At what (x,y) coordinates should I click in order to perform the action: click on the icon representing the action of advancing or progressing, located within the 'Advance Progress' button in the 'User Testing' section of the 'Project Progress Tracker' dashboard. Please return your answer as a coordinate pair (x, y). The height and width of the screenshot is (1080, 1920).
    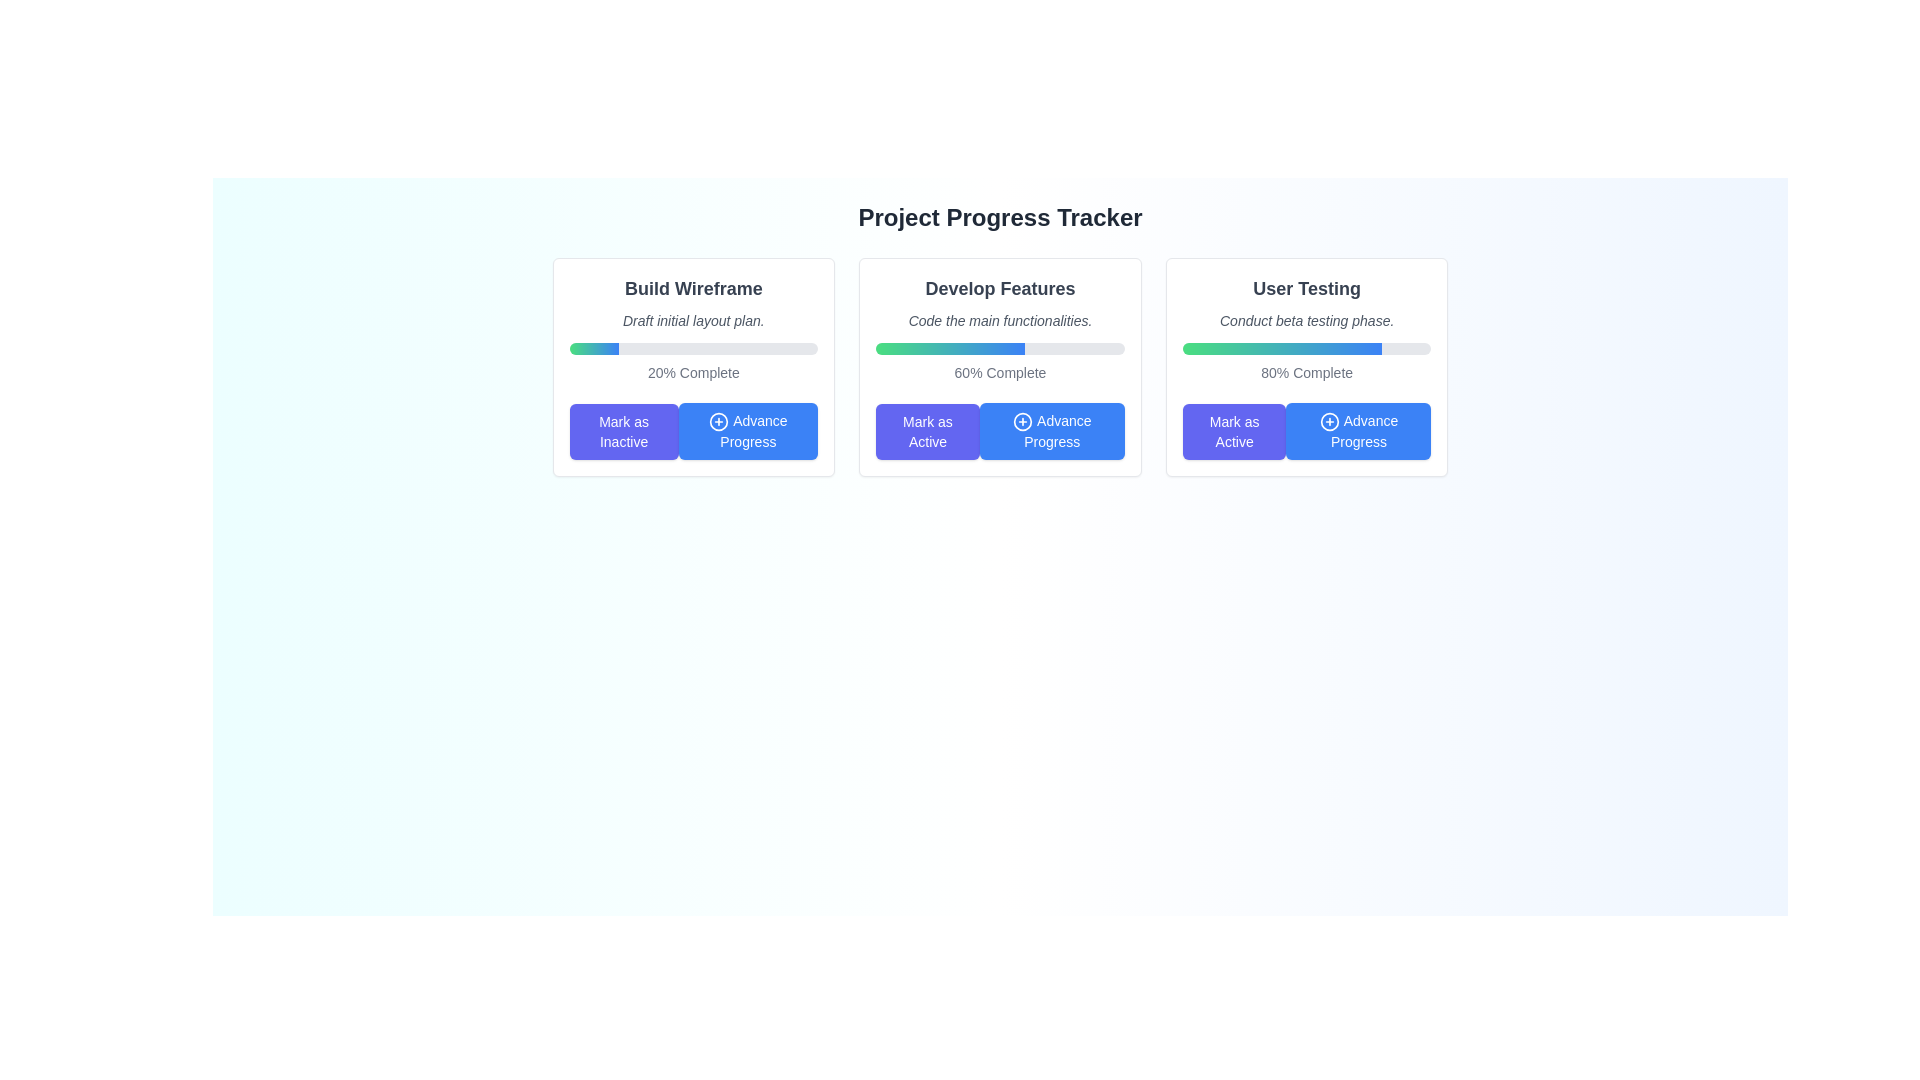
    Looking at the image, I should click on (1329, 421).